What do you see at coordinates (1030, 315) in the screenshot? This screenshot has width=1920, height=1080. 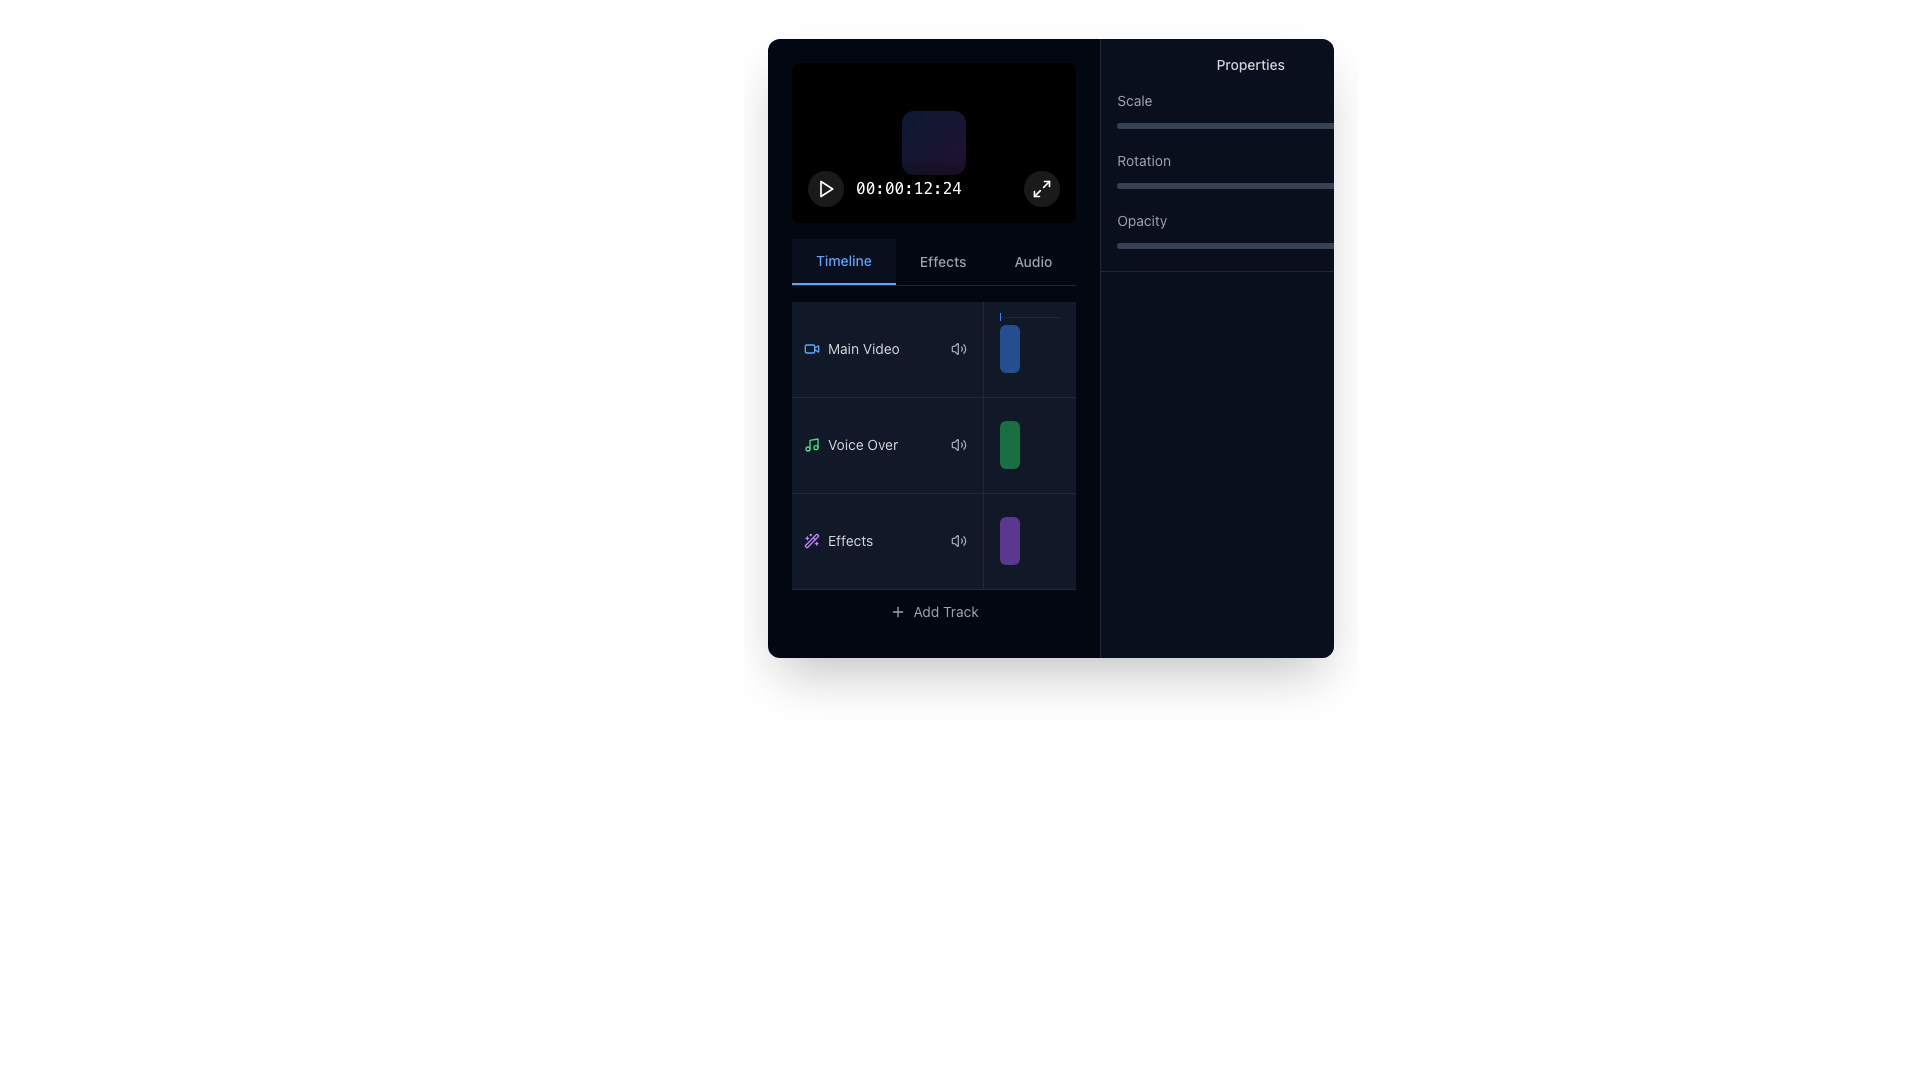 I see `the Indicator or guide bar located in the Main Video section of the left panel` at bounding box center [1030, 315].